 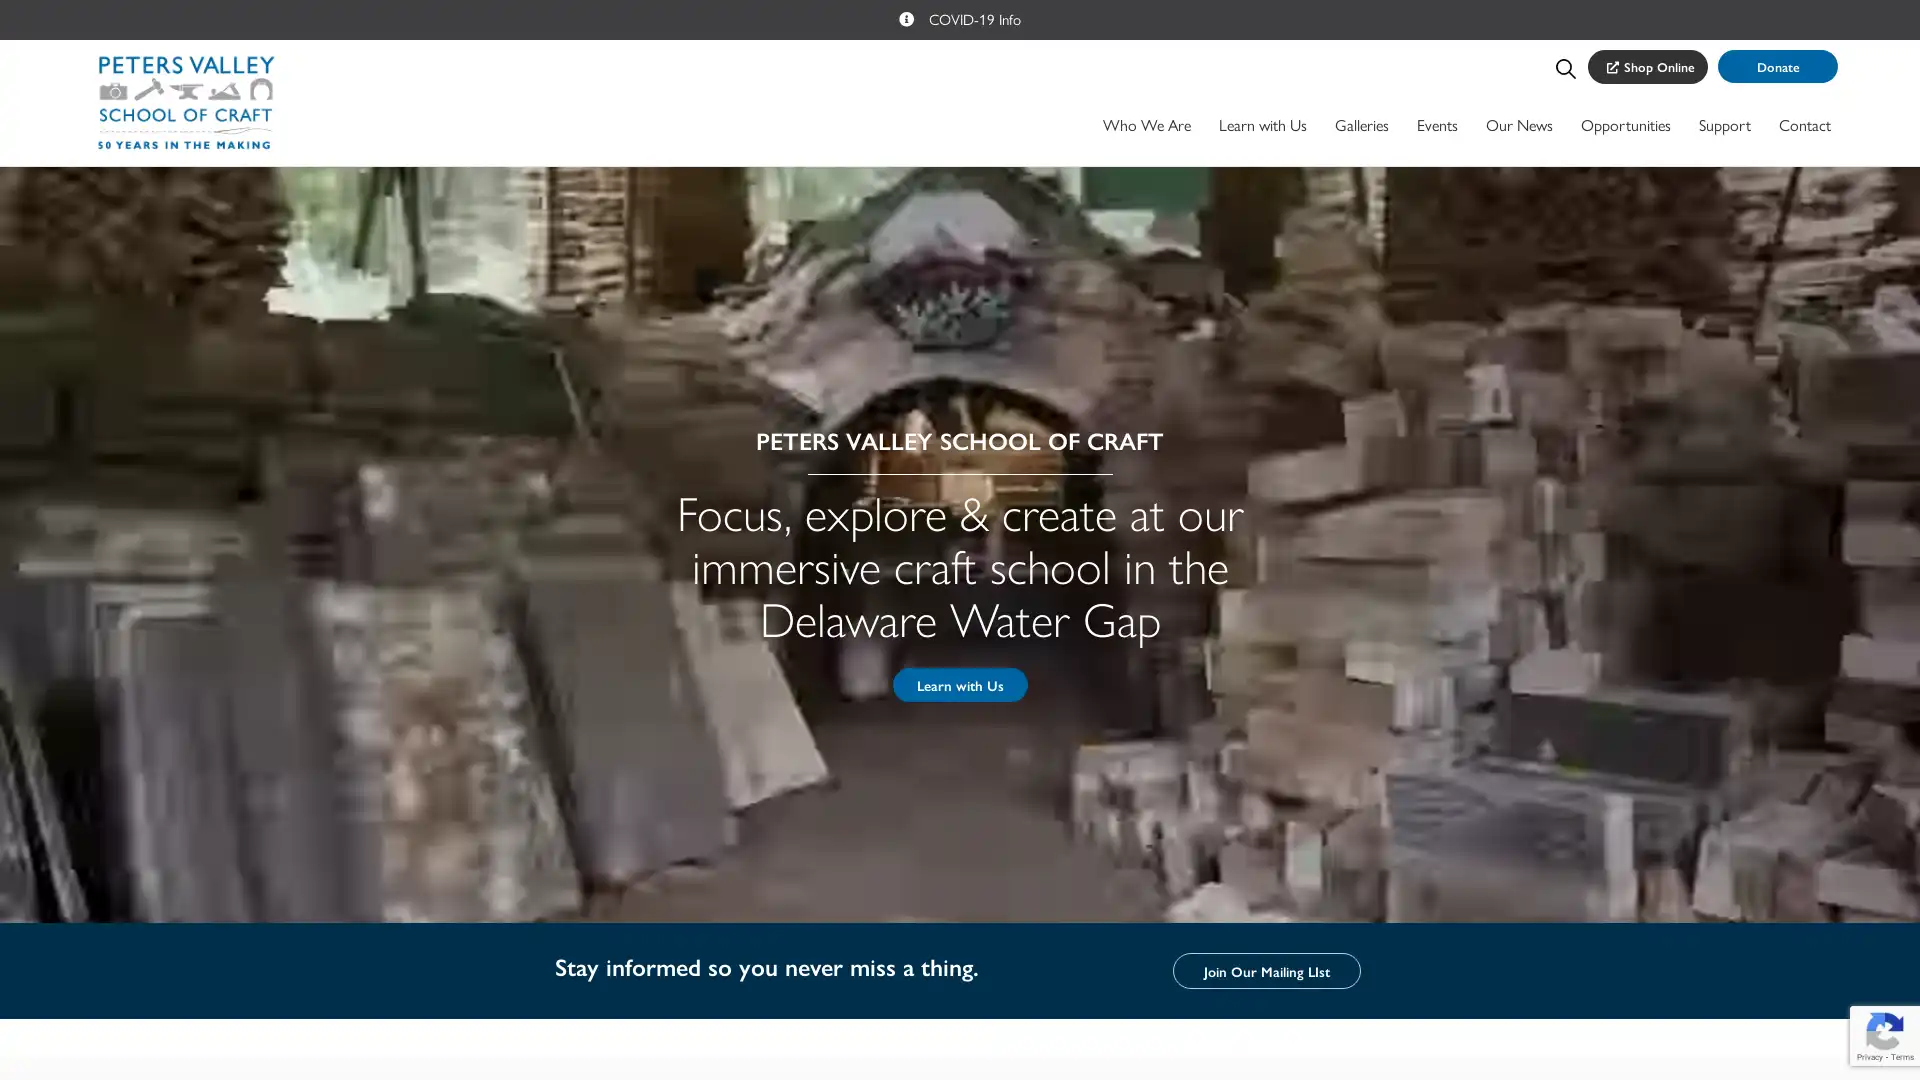 I want to click on Learn with Us, so click(x=958, y=684).